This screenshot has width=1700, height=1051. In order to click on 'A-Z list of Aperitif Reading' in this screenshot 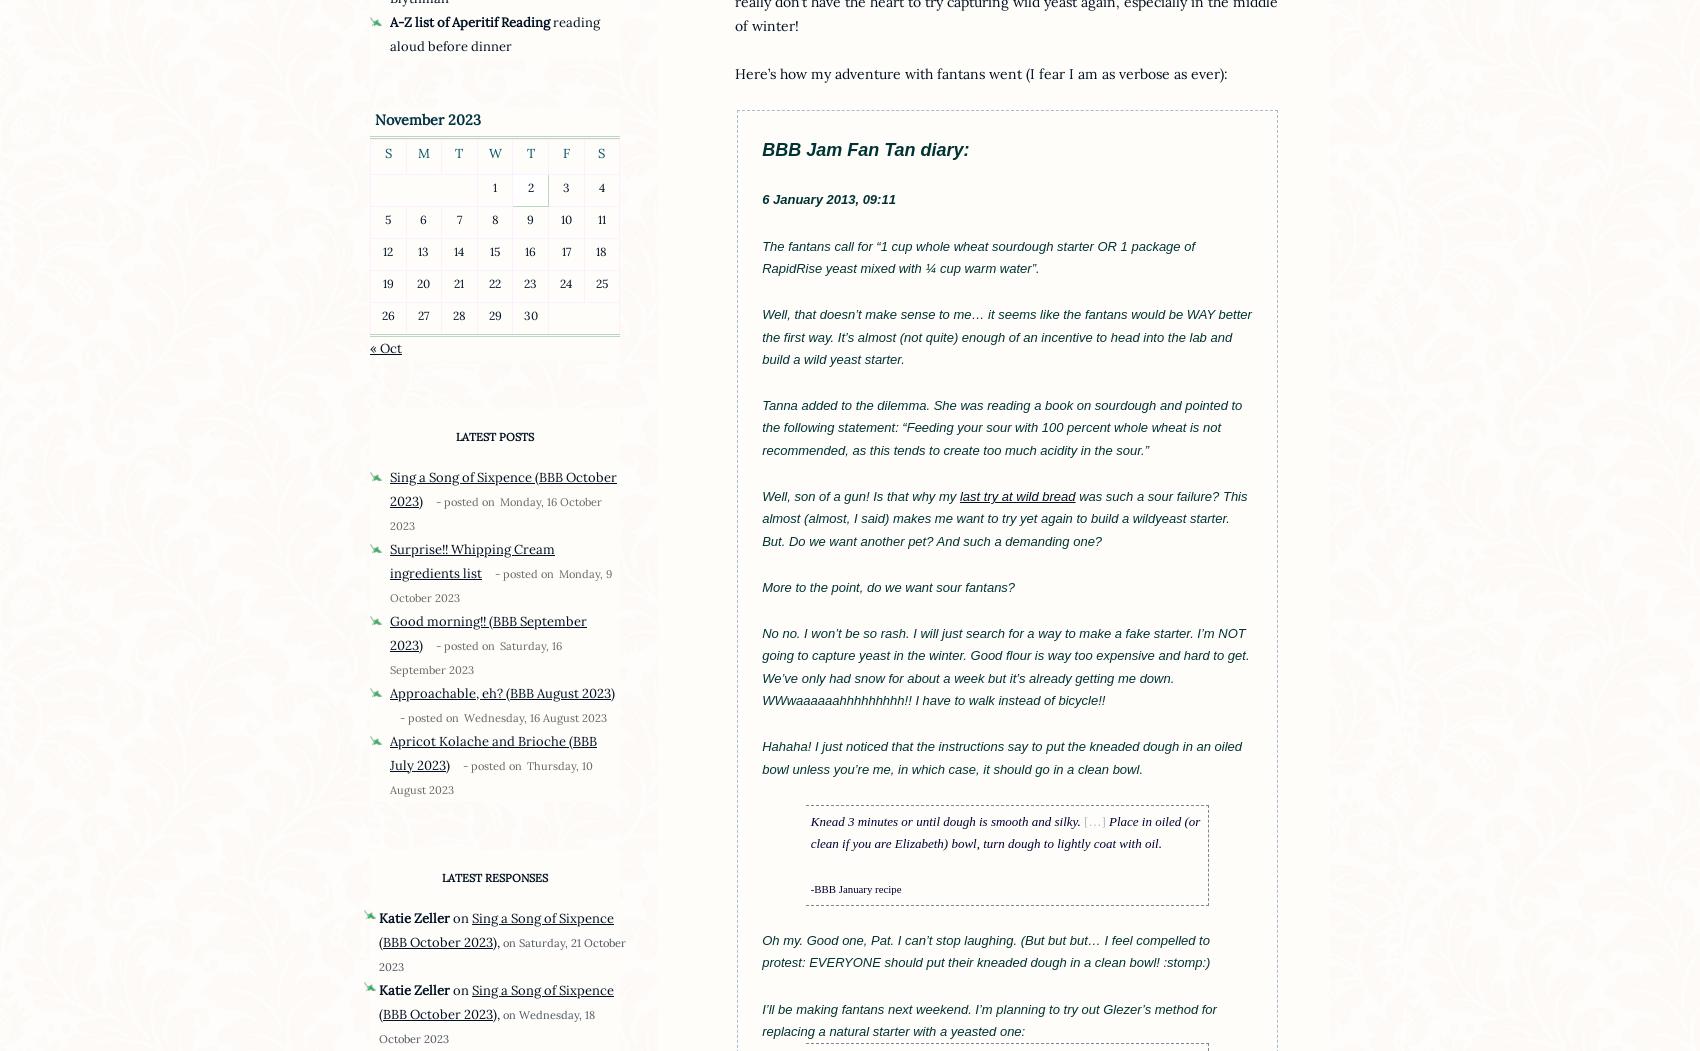, I will do `click(470, 22)`.